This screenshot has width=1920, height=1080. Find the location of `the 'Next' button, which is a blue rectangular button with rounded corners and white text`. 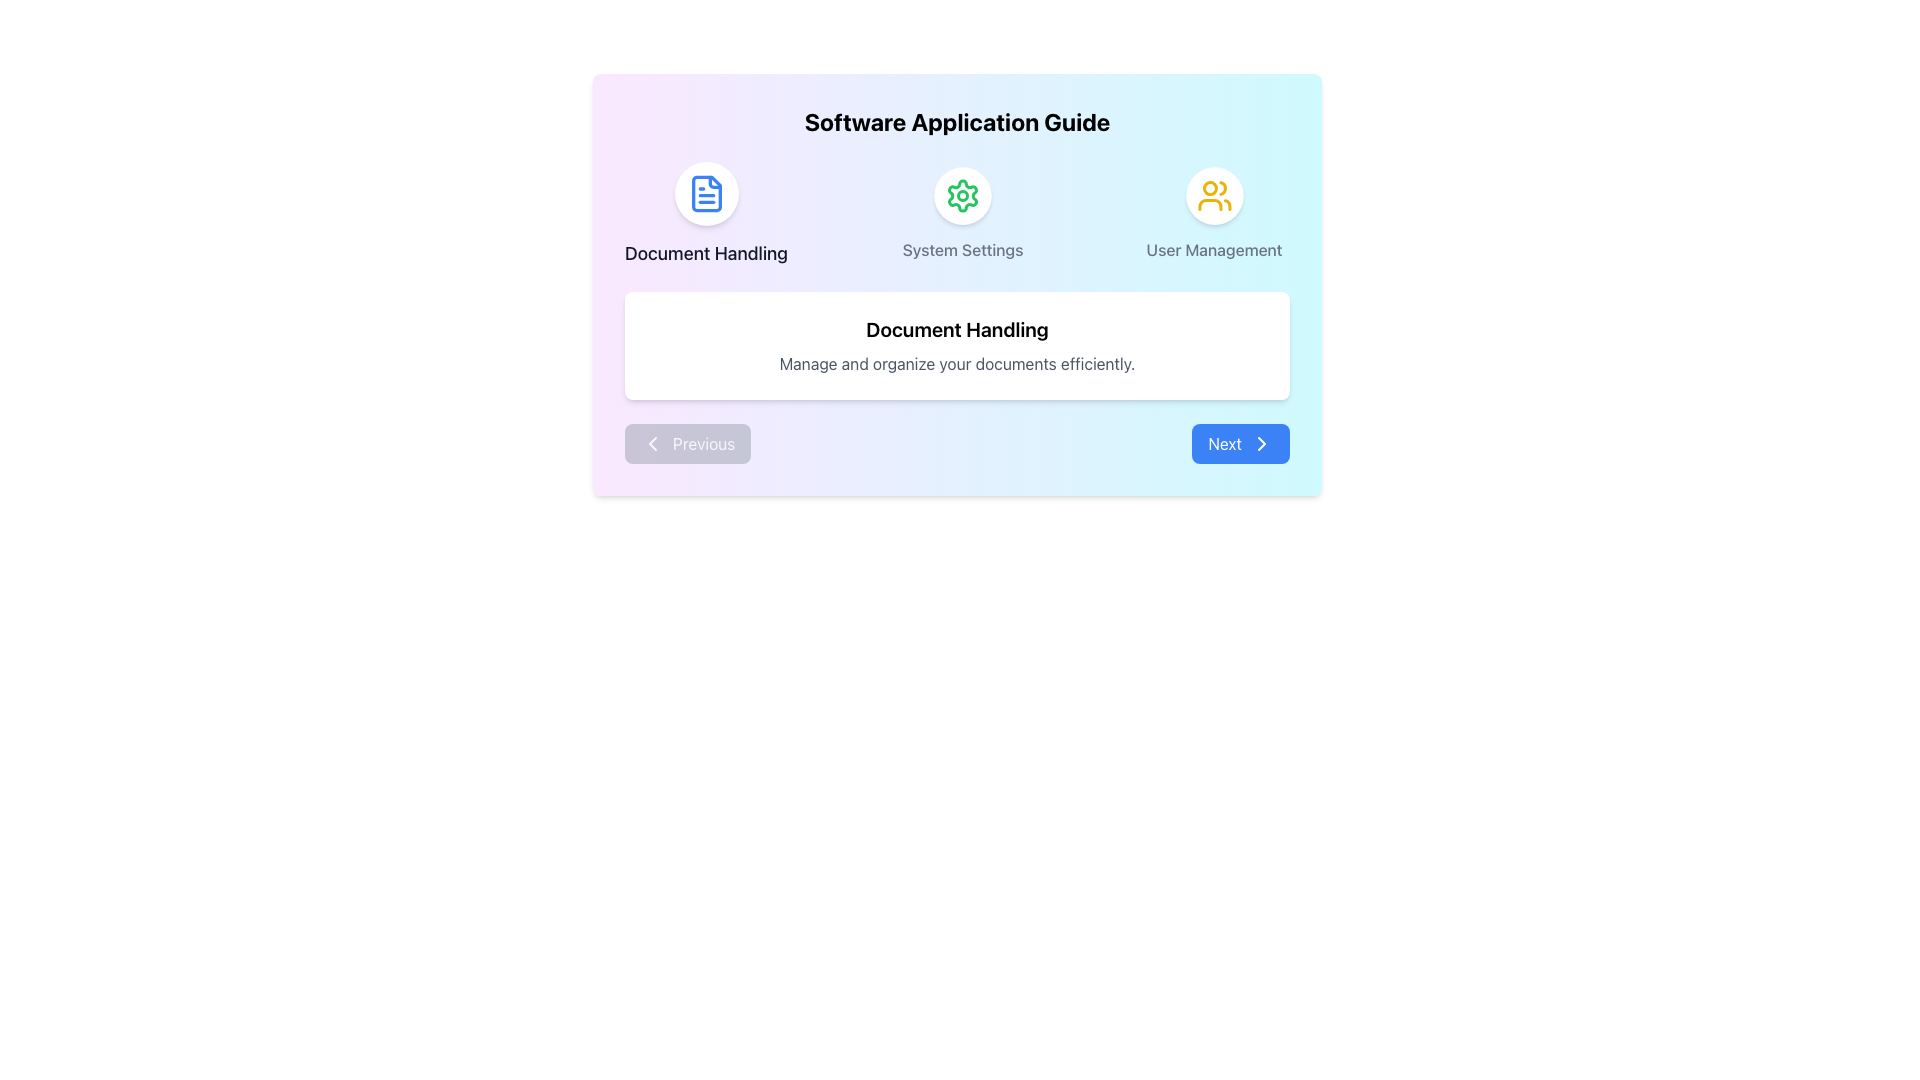

the 'Next' button, which is a blue rectangular button with rounded corners and white text is located at coordinates (1240, 442).